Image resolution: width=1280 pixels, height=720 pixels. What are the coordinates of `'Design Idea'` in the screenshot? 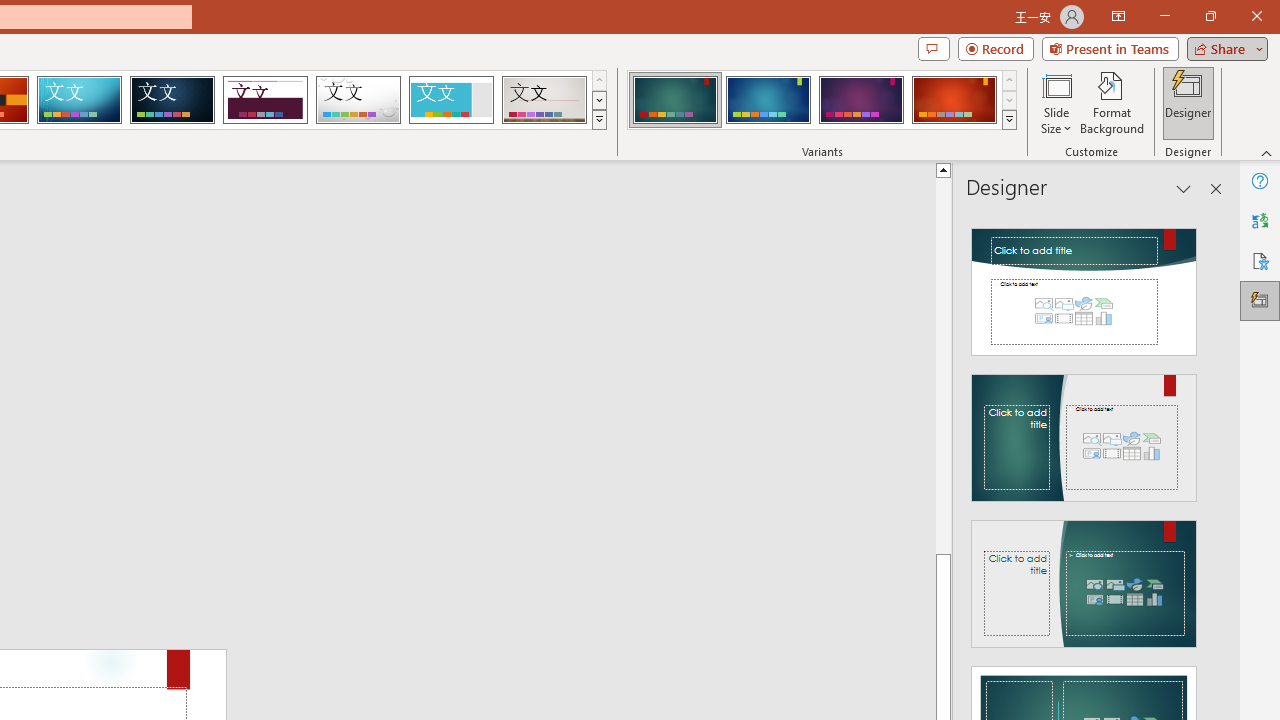 It's located at (1083, 577).